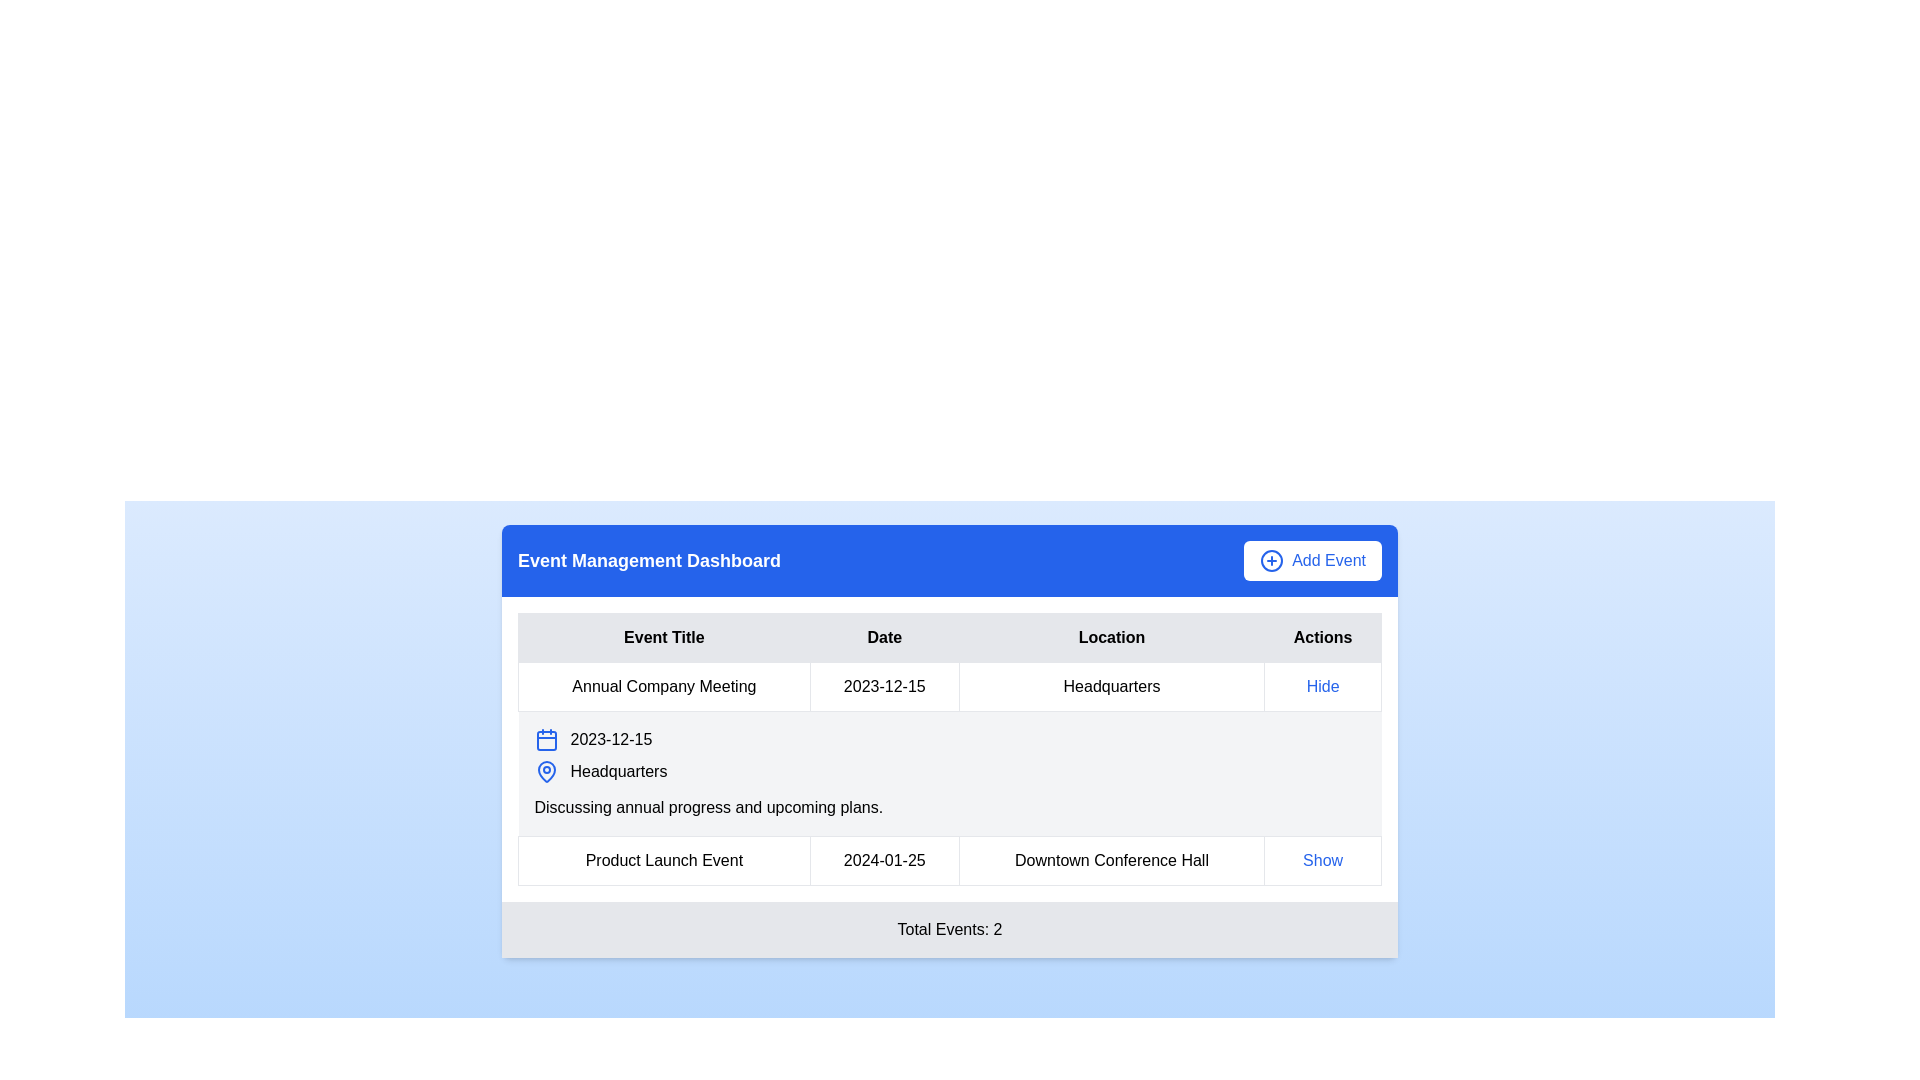 This screenshot has height=1080, width=1920. Describe the element at coordinates (1323, 859) in the screenshot. I see `the text link labeled 'Show' in the 'Actions' column of the 'Product Launch Event' row` at that location.